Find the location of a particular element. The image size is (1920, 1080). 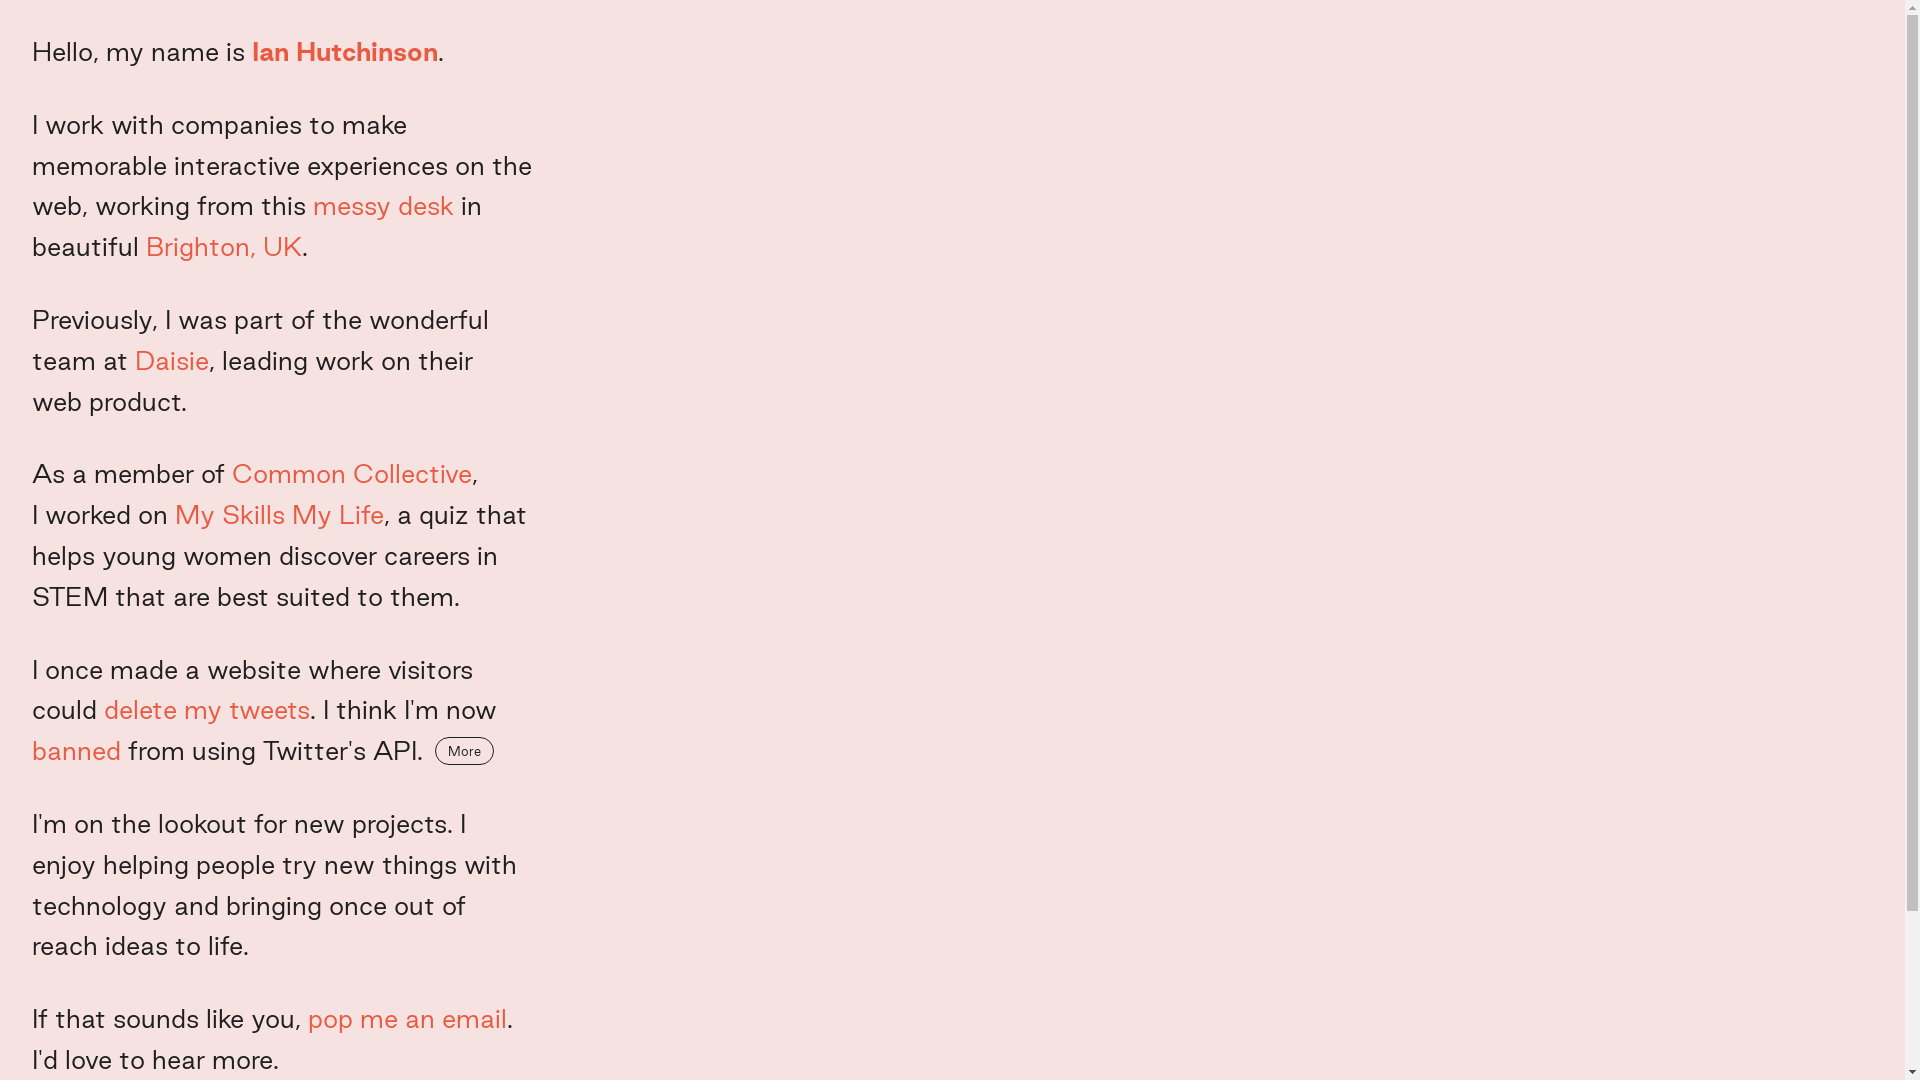

'pop me an email' is located at coordinates (406, 1019).